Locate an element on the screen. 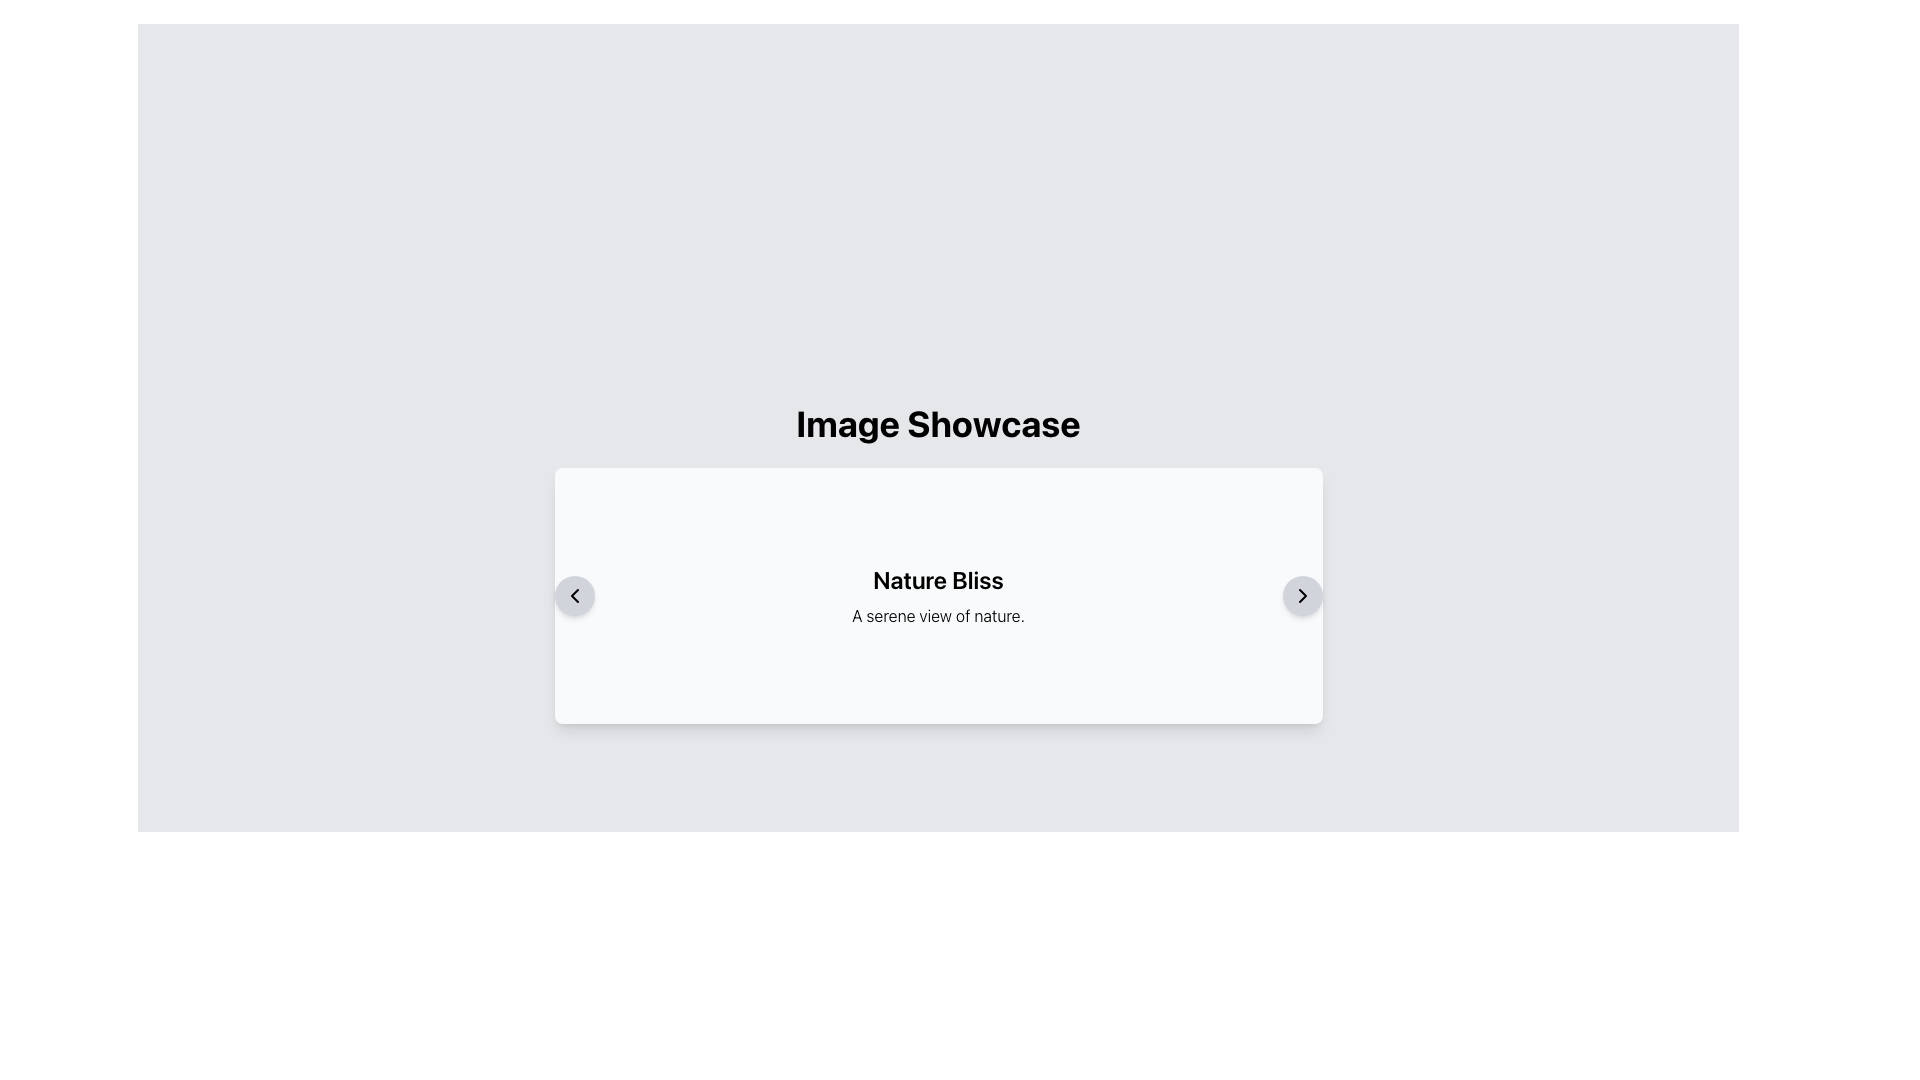 The width and height of the screenshot is (1920, 1080). the navigational button located at the left-middle edge of the centered card, intended for navigating to the previous item in a gallery or carousel is located at coordinates (573, 595).